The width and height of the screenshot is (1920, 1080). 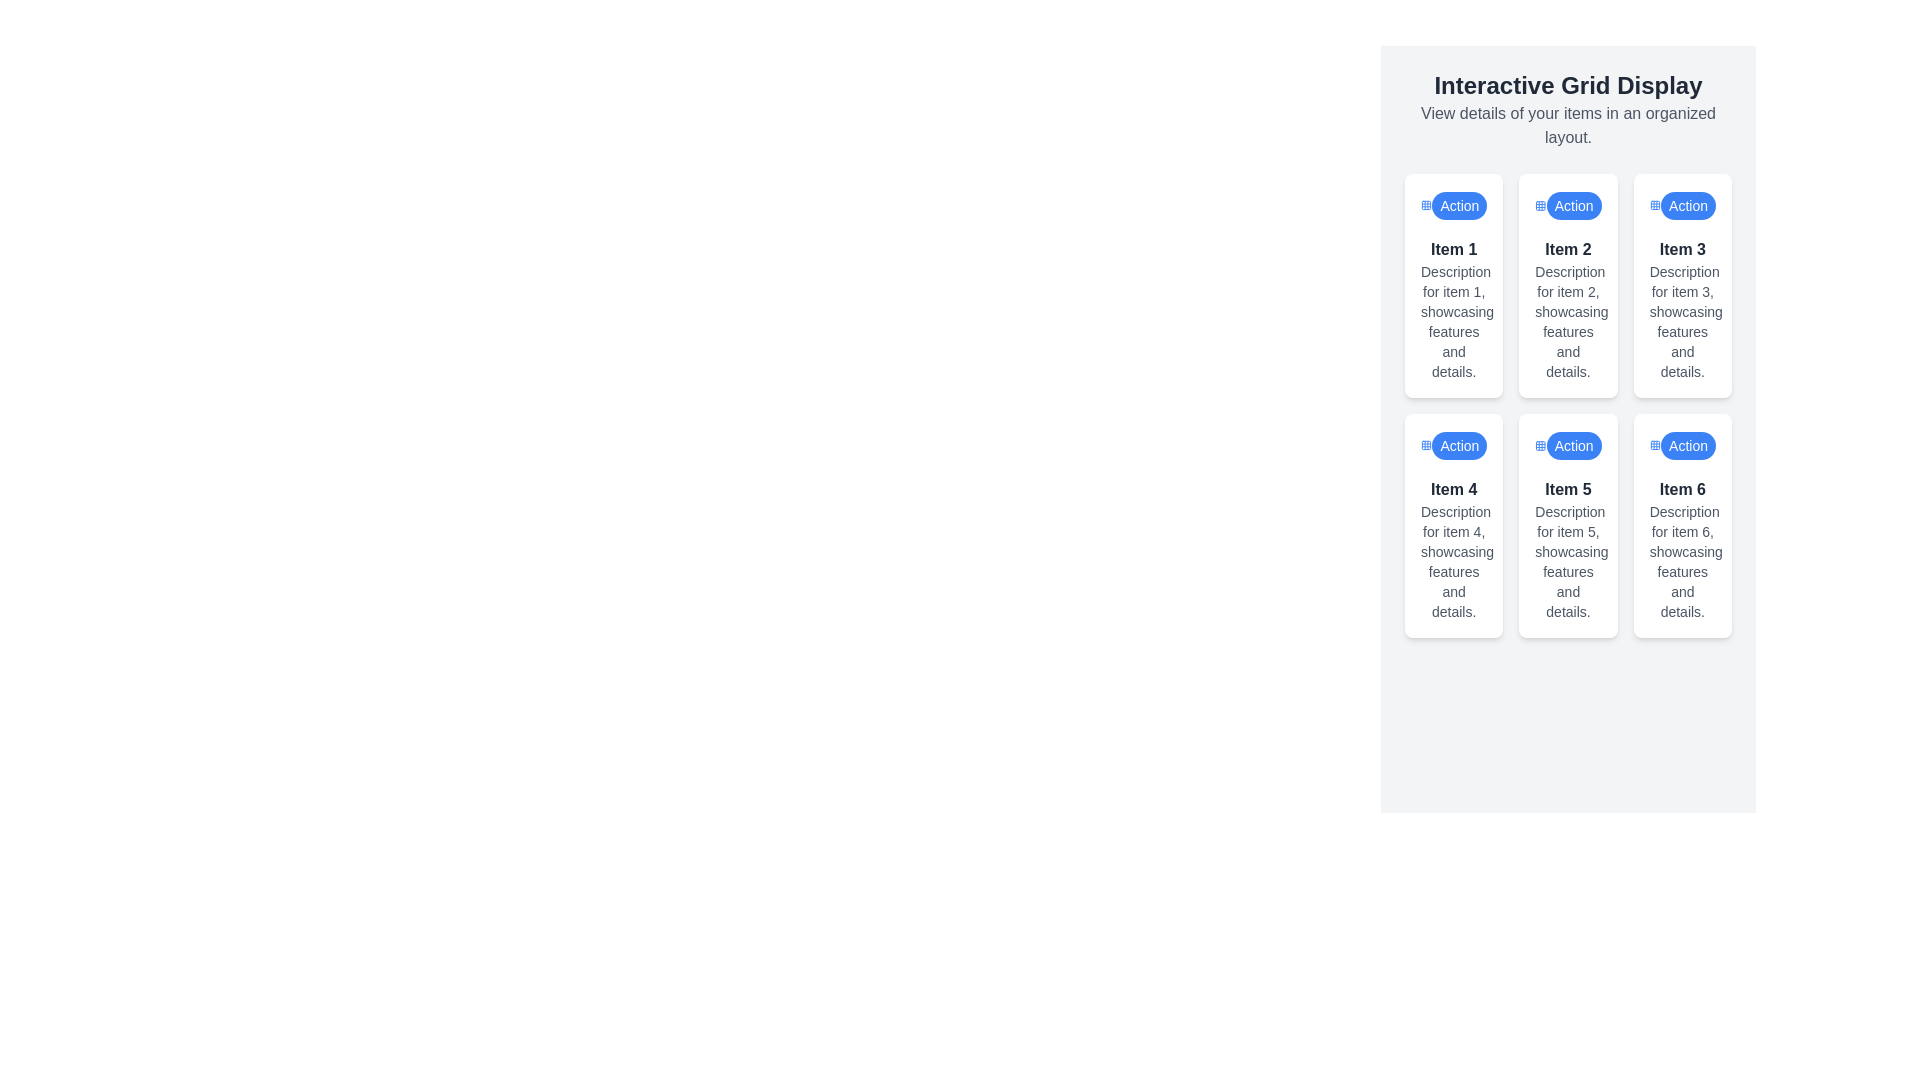 What do you see at coordinates (1567, 126) in the screenshot?
I see `the text label that provides a brief description or instruction related to the 'Interactive Grid Display' feature, which is positioned beneath the main title in the right-aligned panel` at bounding box center [1567, 126].